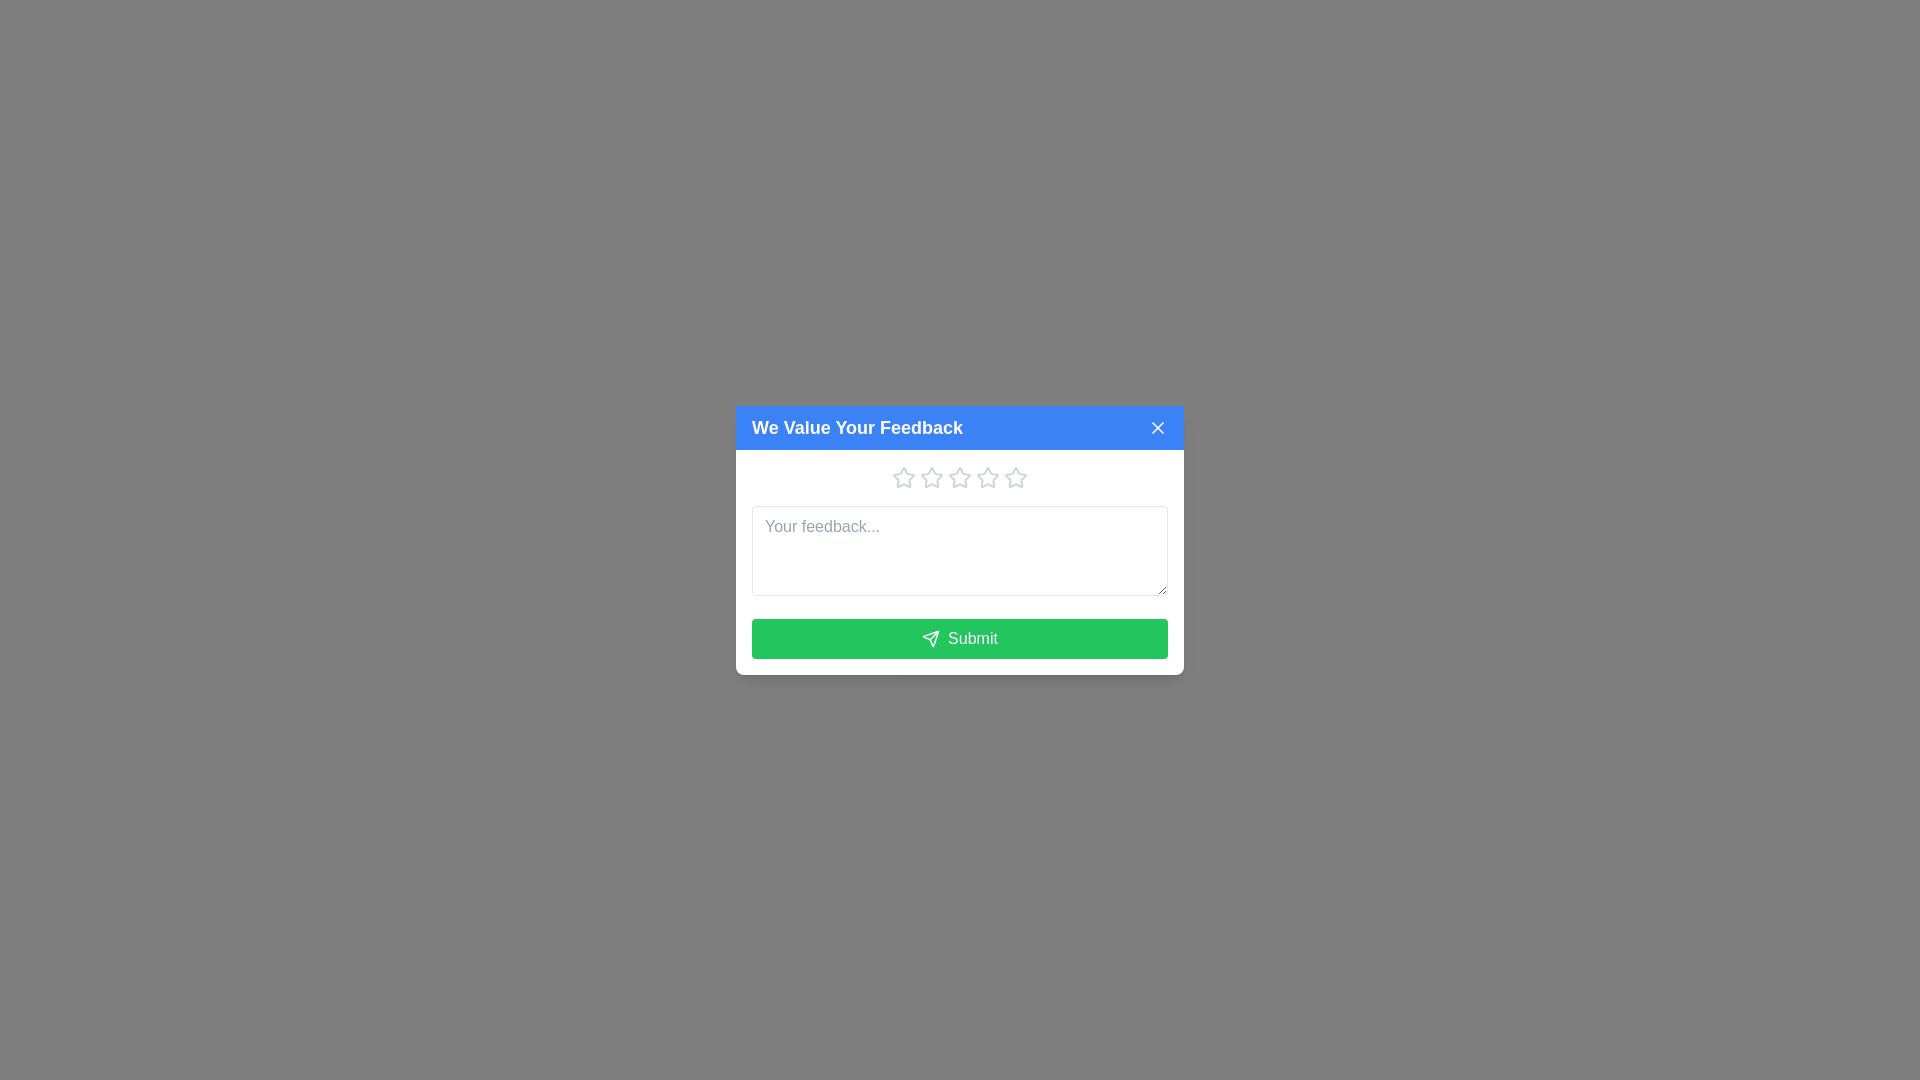  I want to click on the green button labeled 'Submit' that displays a bold white font, located at the bottom of the feedback modal, so click(973, 638).